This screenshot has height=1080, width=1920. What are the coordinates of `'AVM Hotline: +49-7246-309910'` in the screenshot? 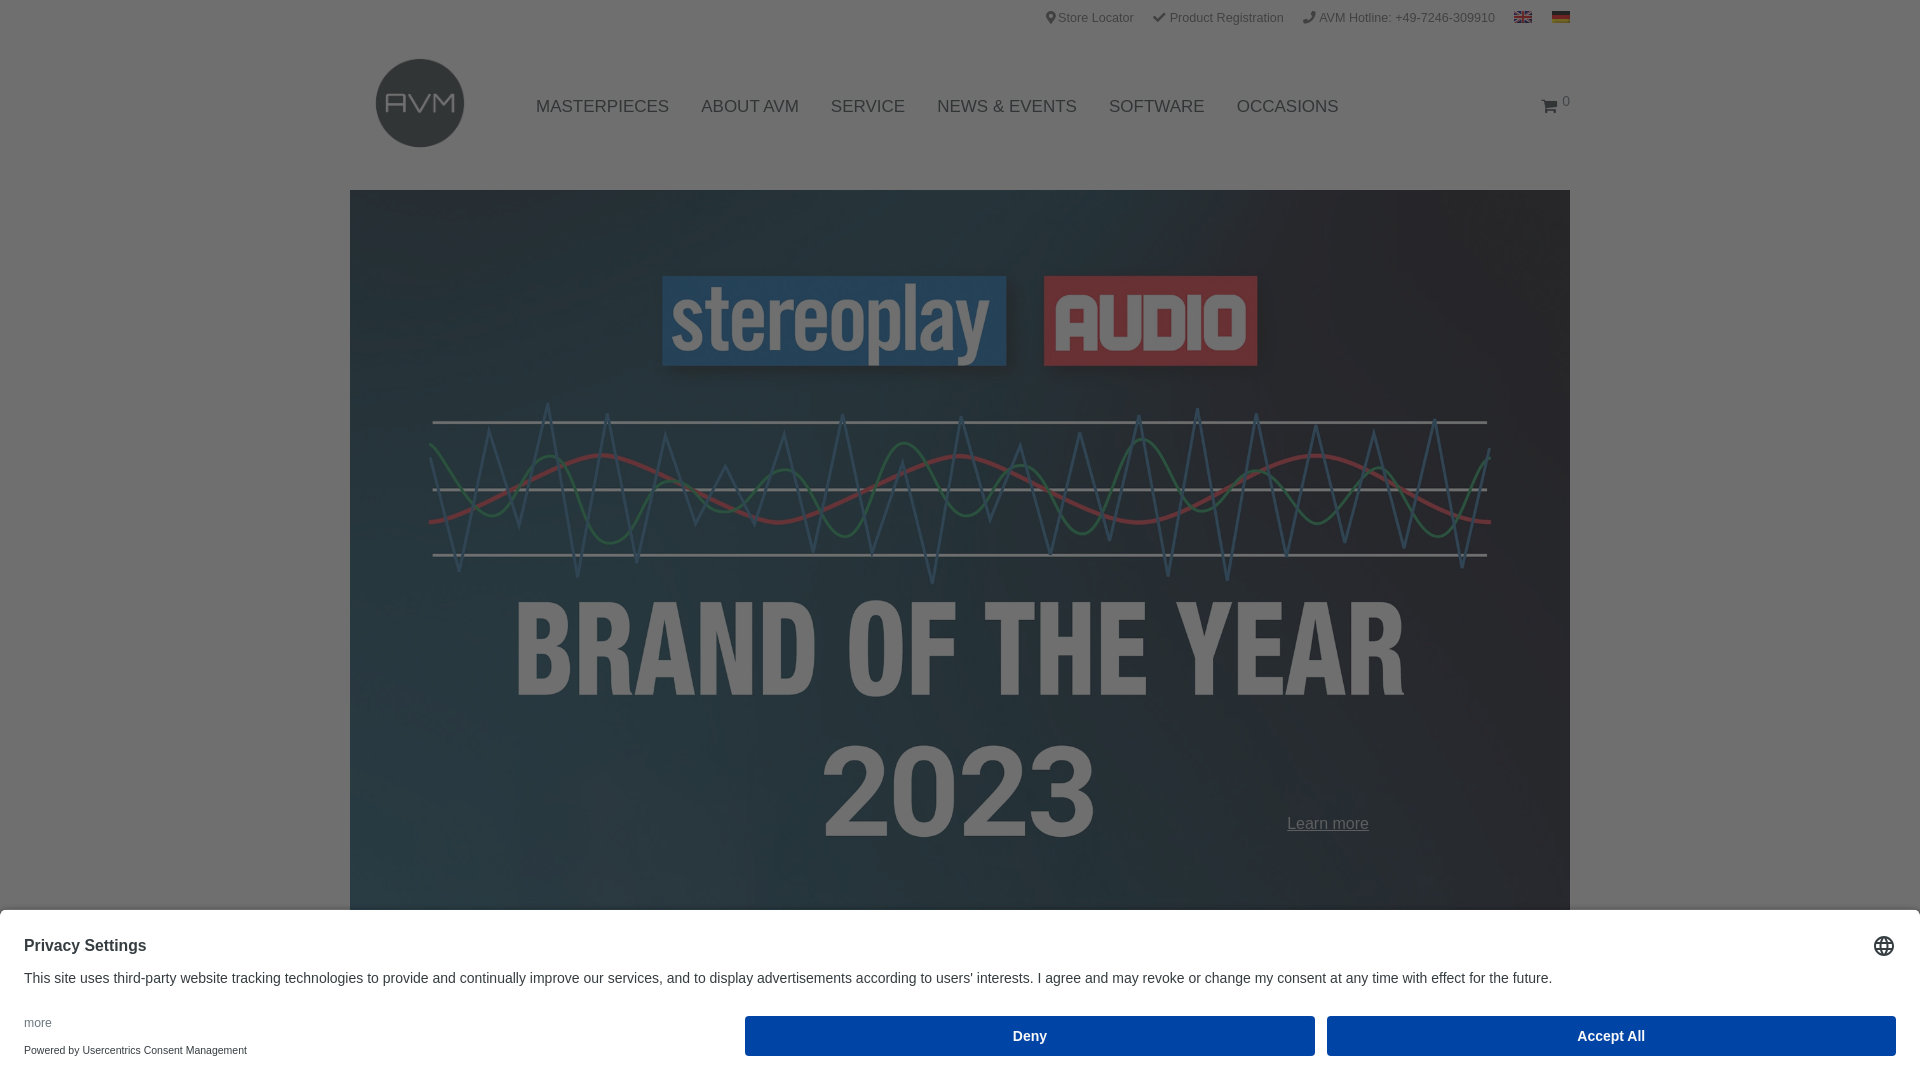 It's located at (1397, 18).